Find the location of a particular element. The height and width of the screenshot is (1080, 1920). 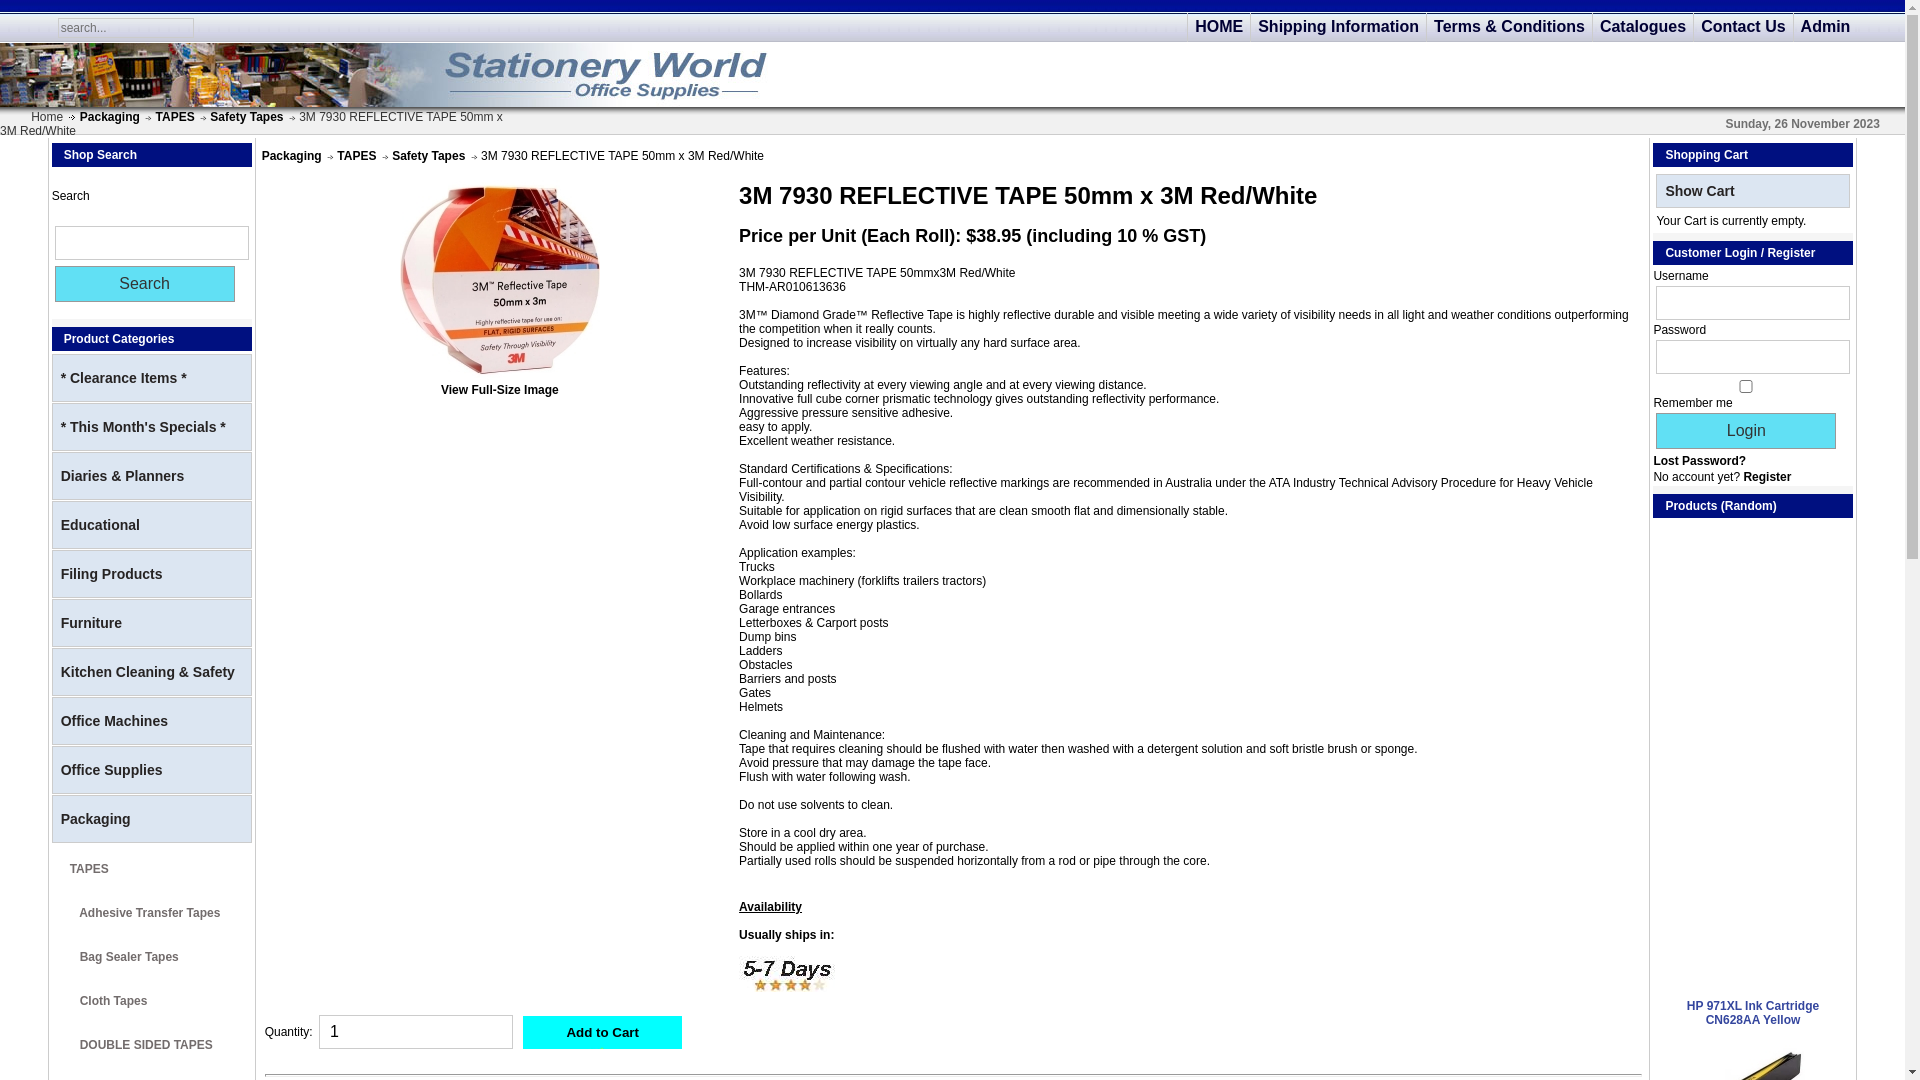

'Login' is located at coordinates (1745, 430).